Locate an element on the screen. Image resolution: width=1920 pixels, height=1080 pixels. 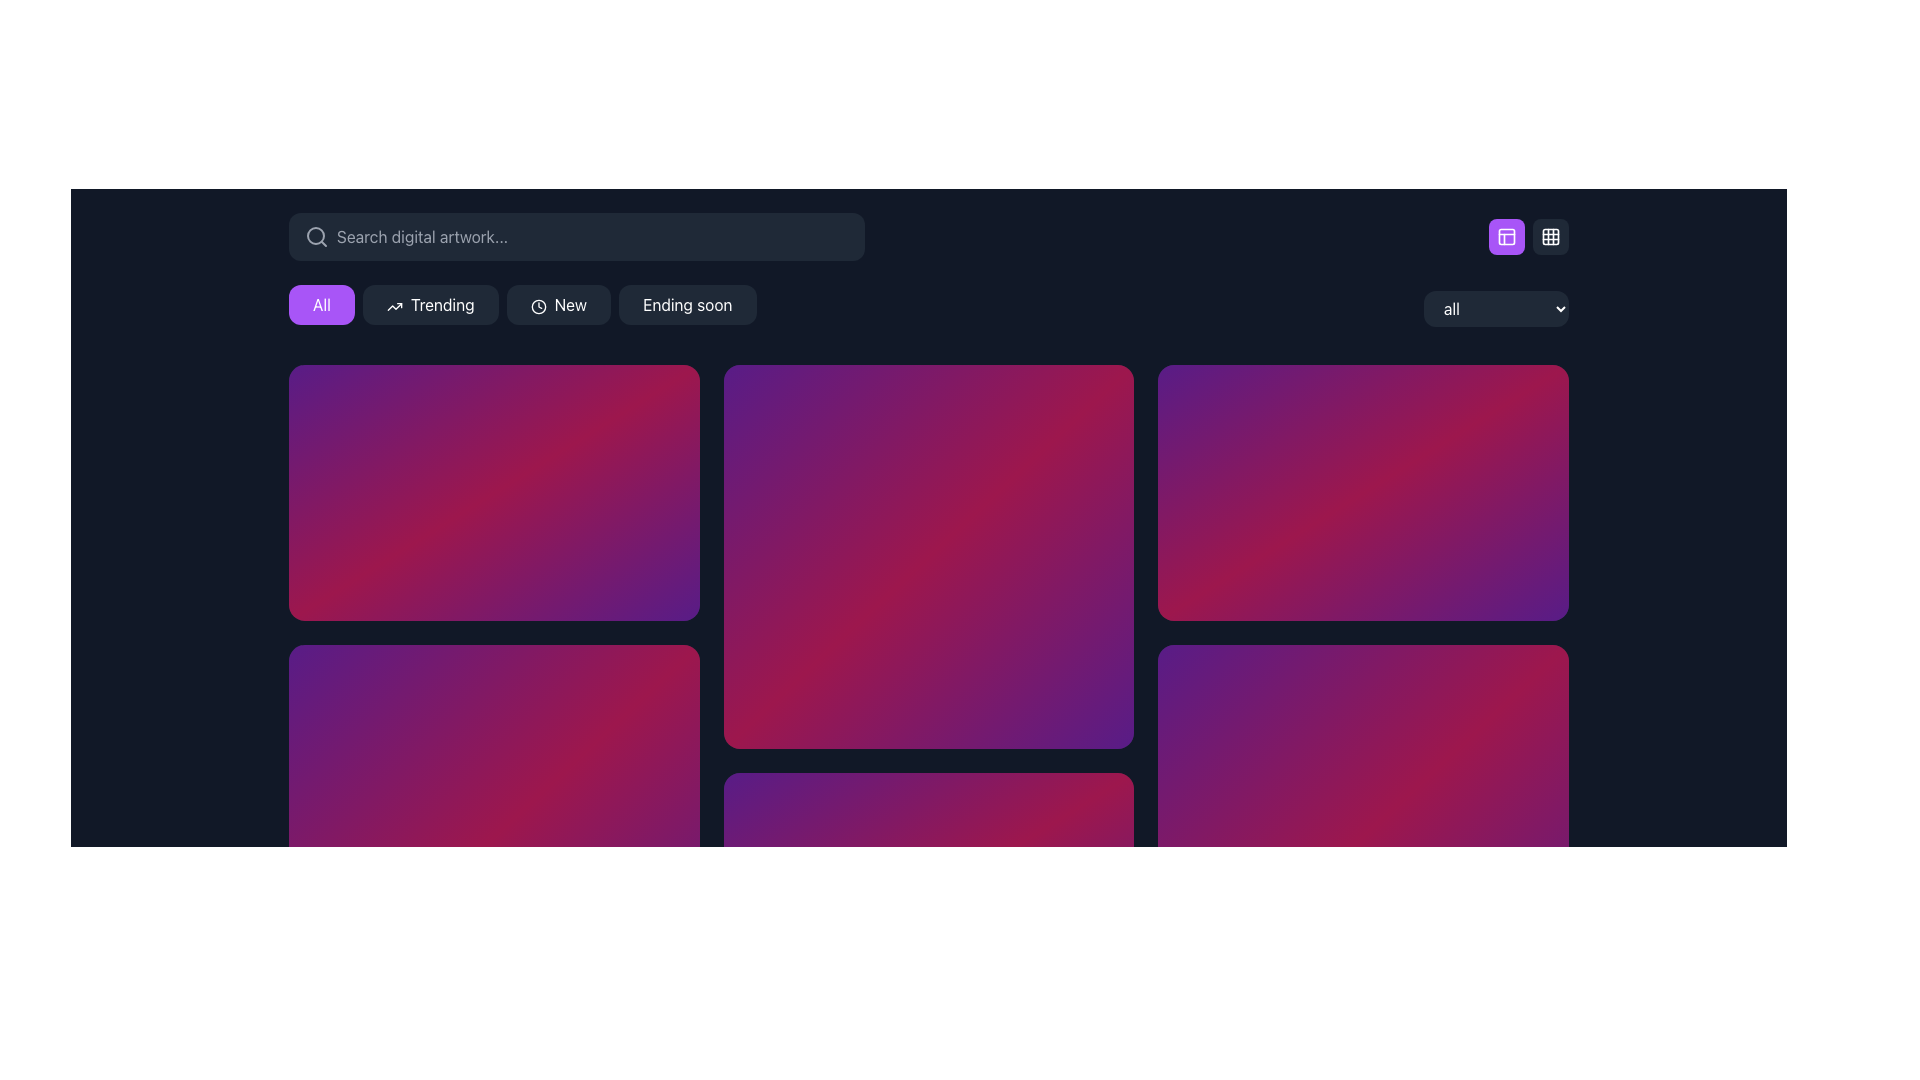
the zoom-in button located at the top-right corner of the grid section, which has a slightly transparent dark background and rounded edges is located at coordinates (665, 398).